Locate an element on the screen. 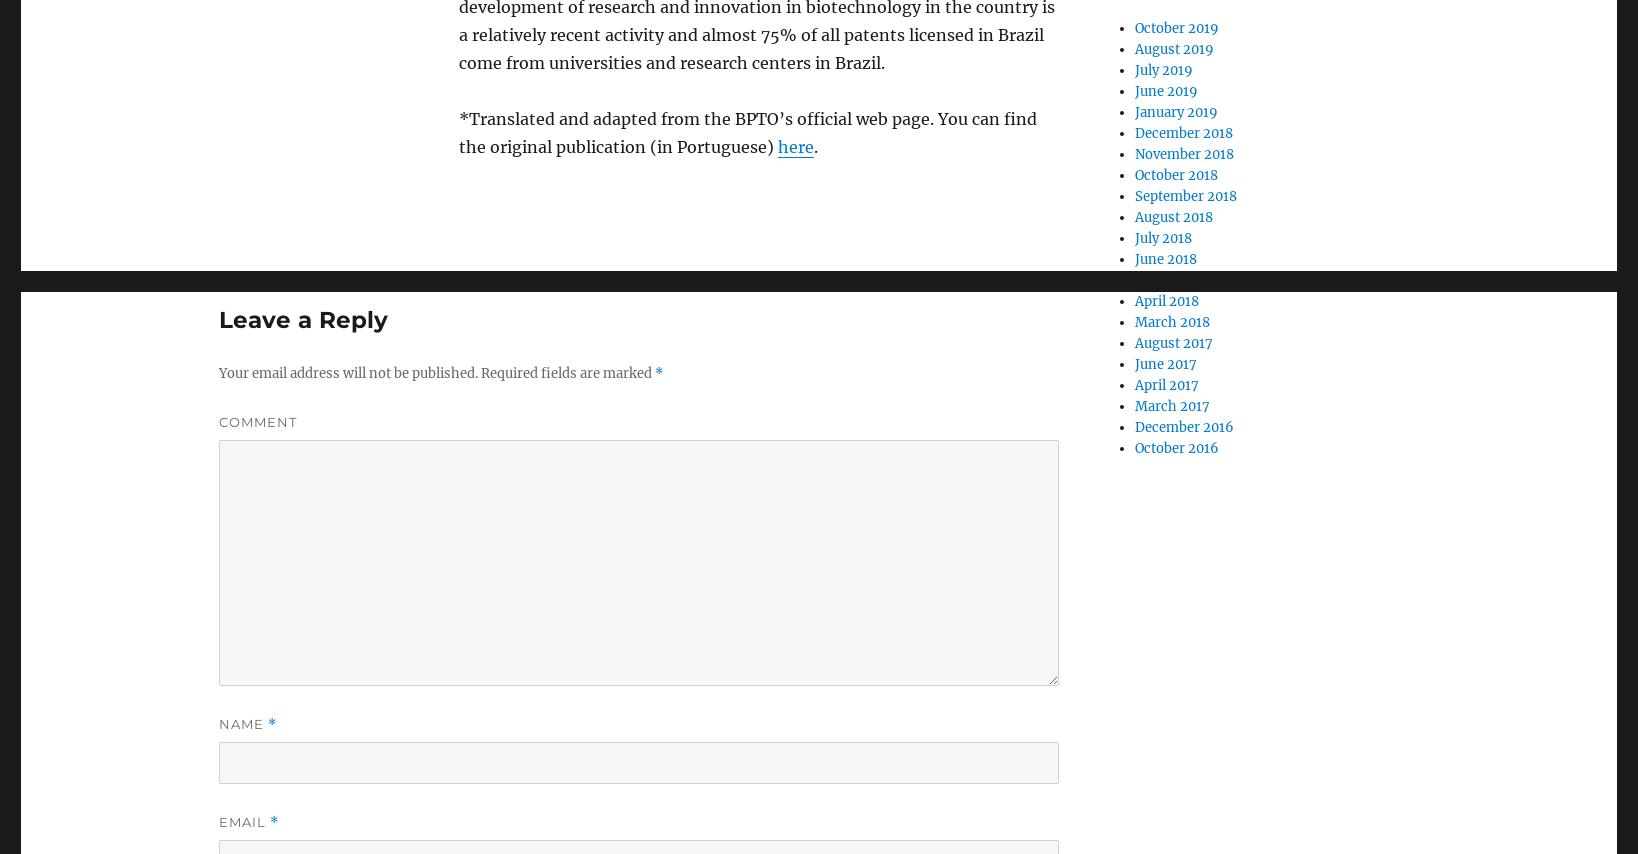 Image resolution: width=1638 pixels, height=854 pixels. 'Required fields are marked' is located at coordinates (566, 372).